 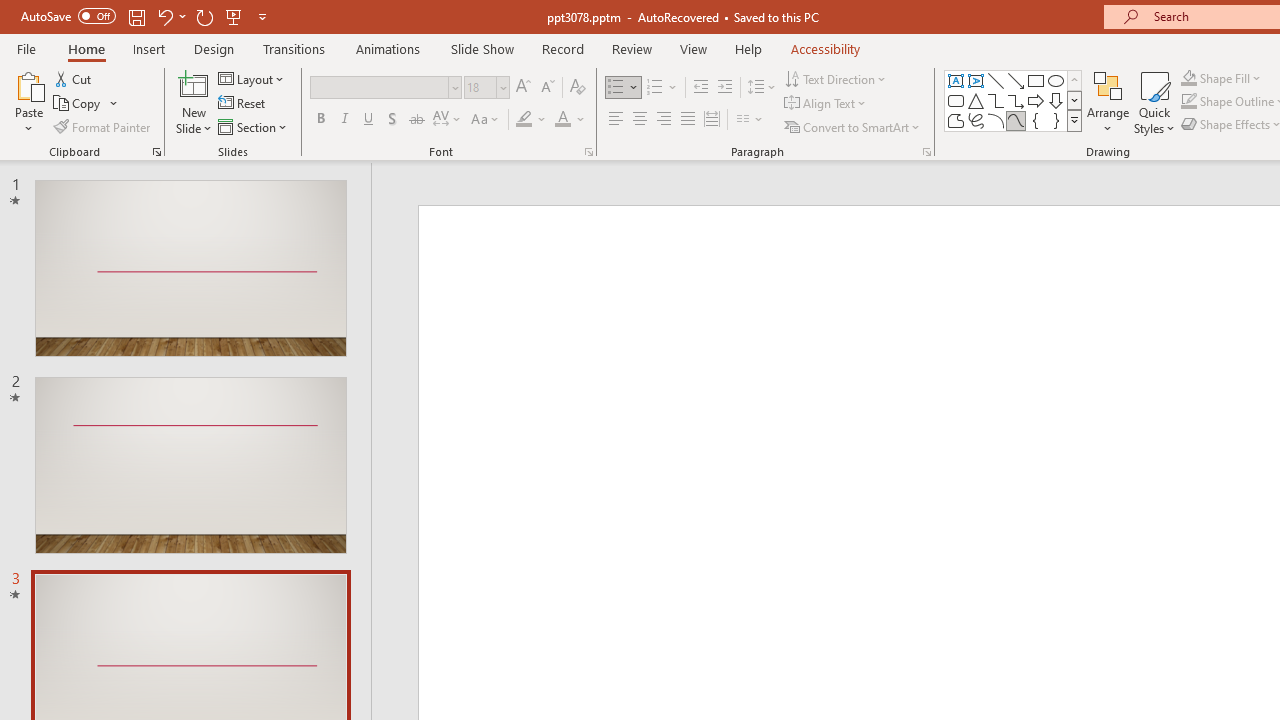 I want to click on 'Shape Outline Green, Accent 1', so click(x=1189, y=101).